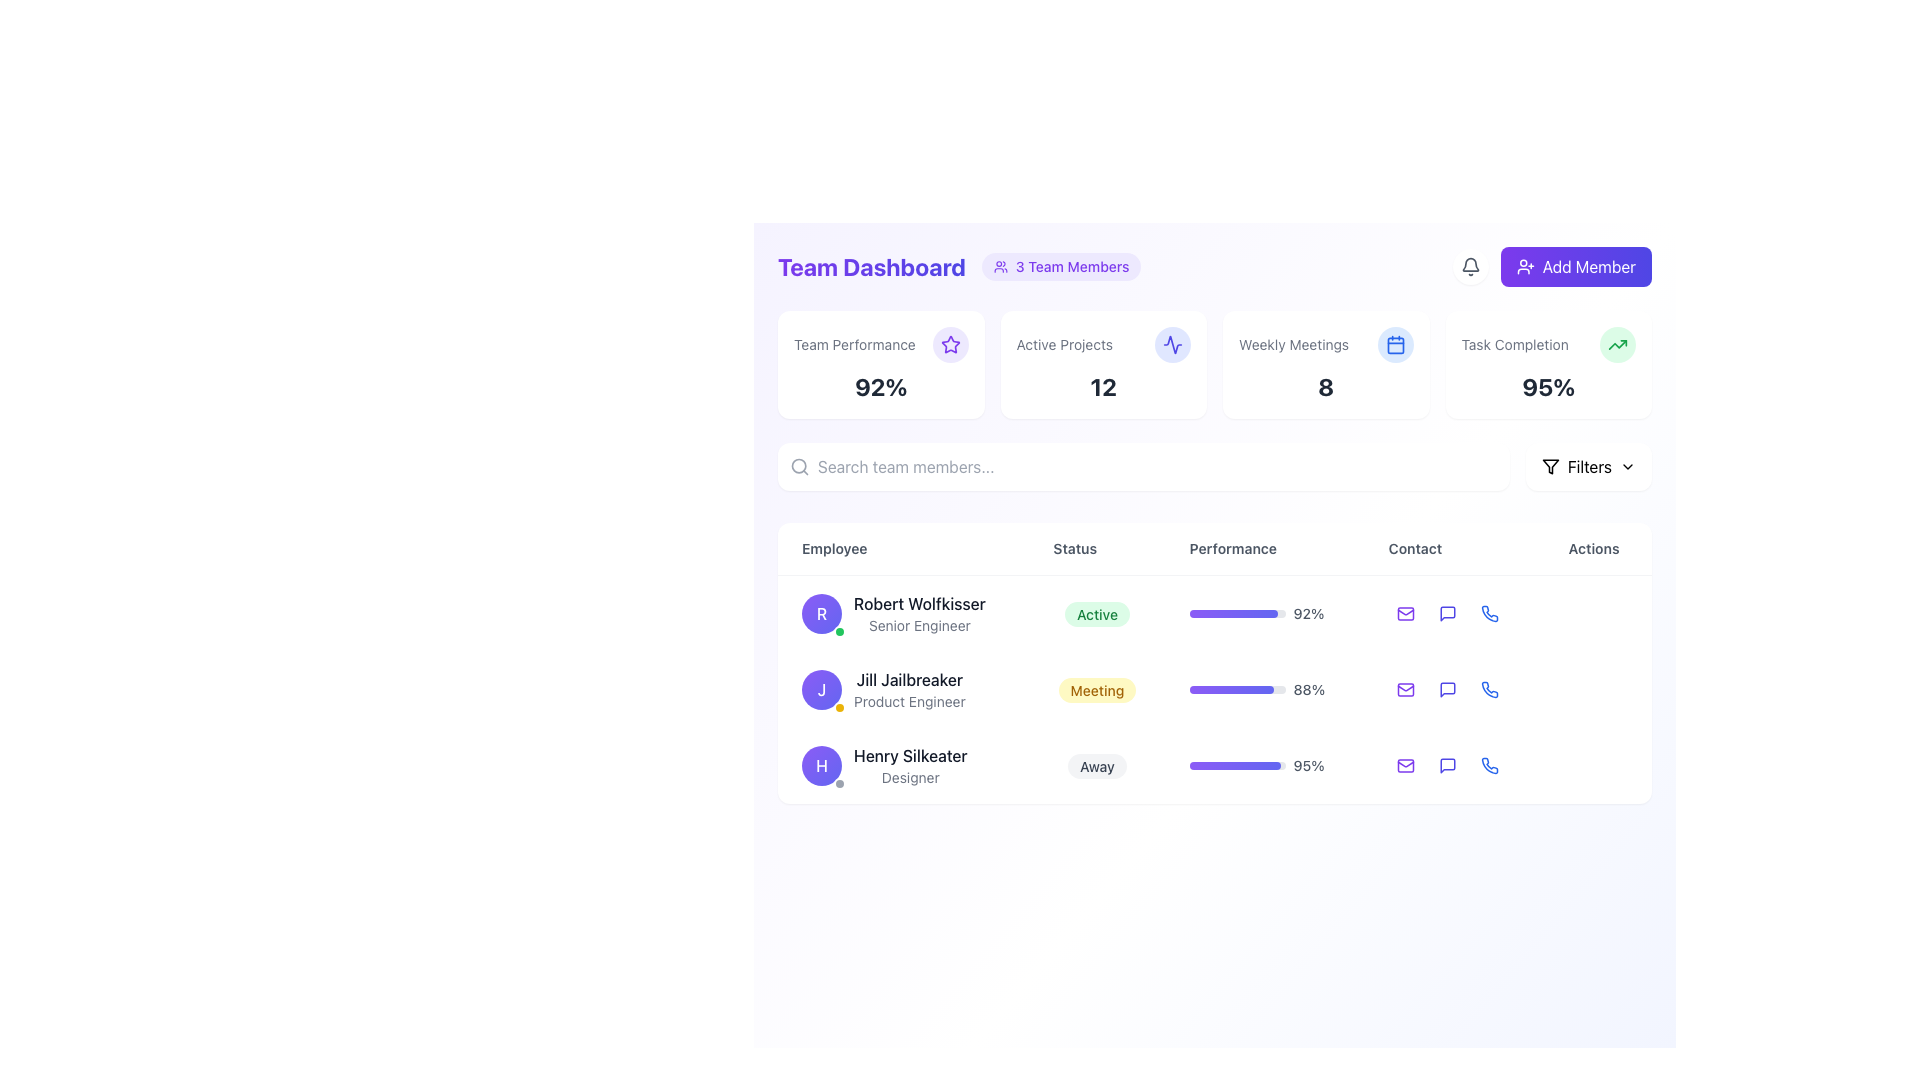 This screenshot has width=1920, height=1080. Describe the element at coordinates (1213, 765) in the screenshot. I see `the third interactive row in the user listing table` at that location.